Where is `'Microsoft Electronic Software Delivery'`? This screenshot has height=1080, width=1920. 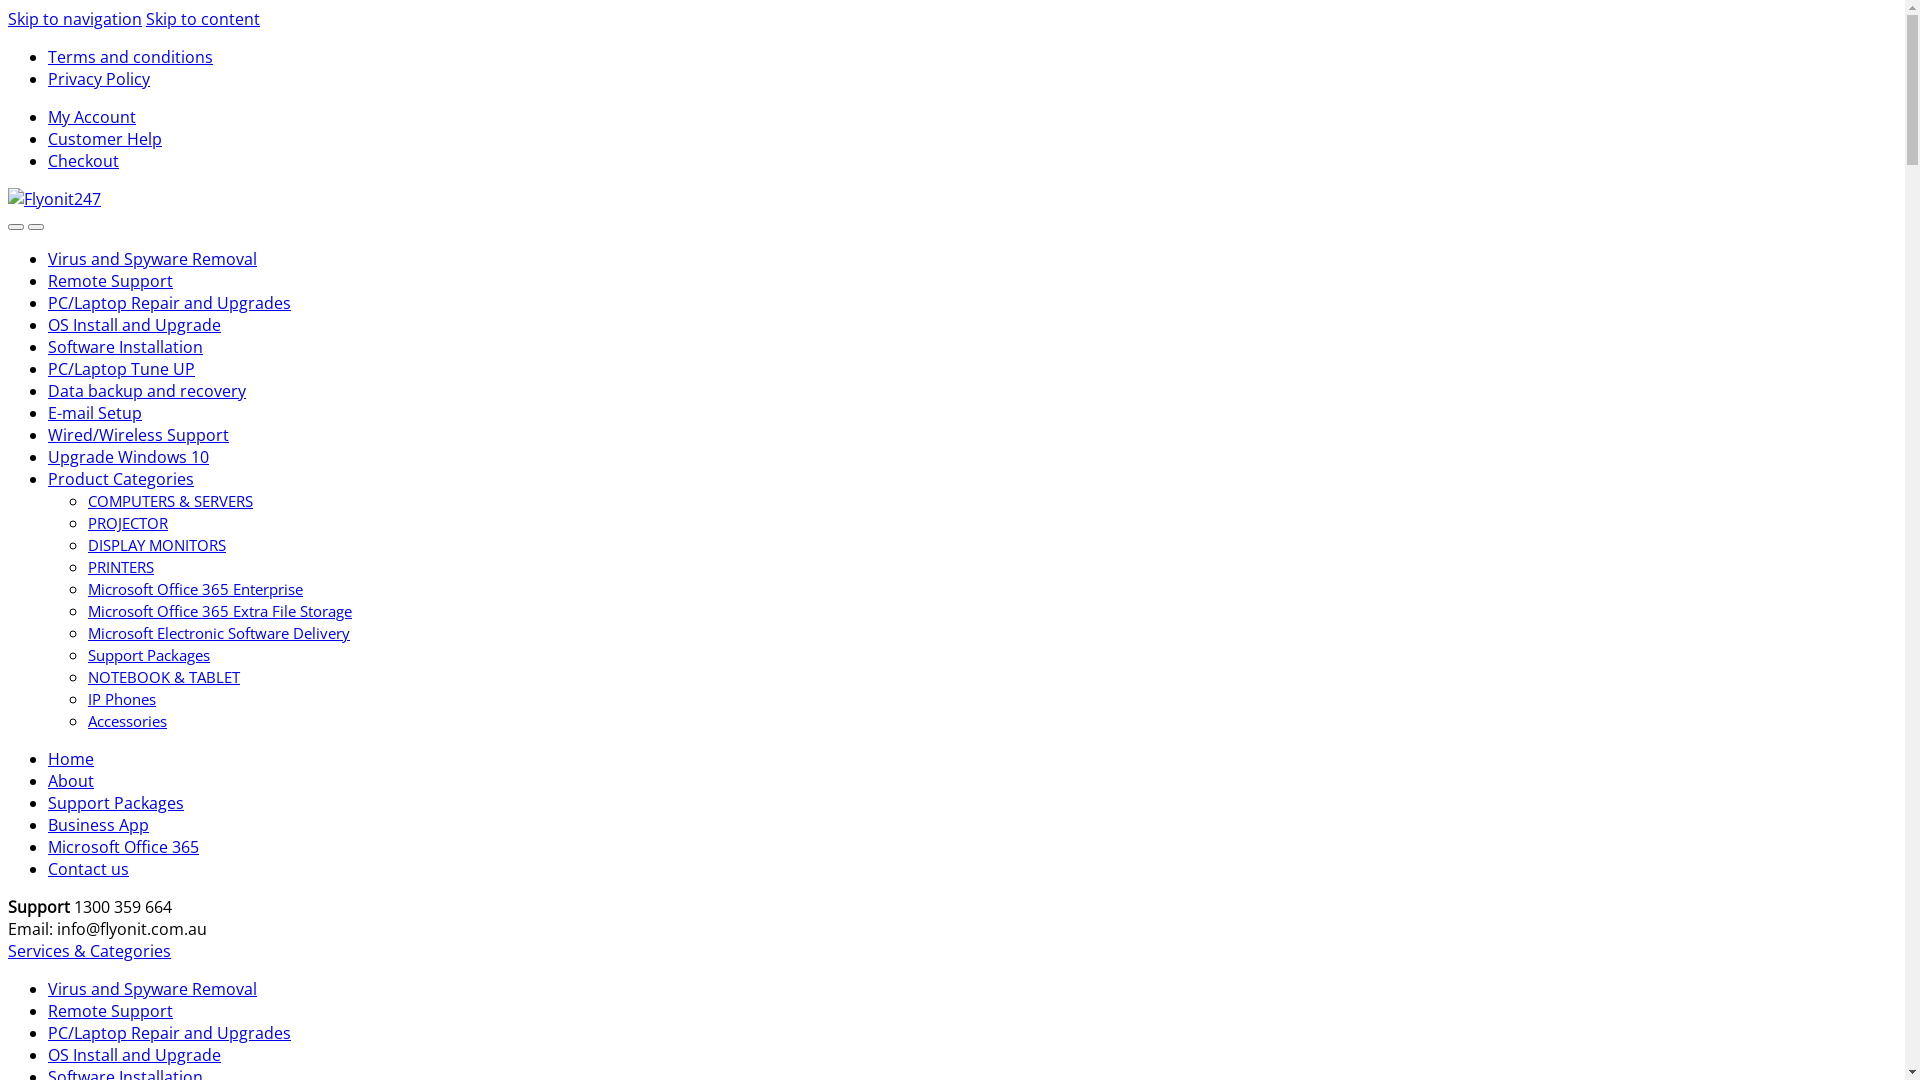
'Microsoft Electronic Software Delivery' is located at coordinates (219, 632).